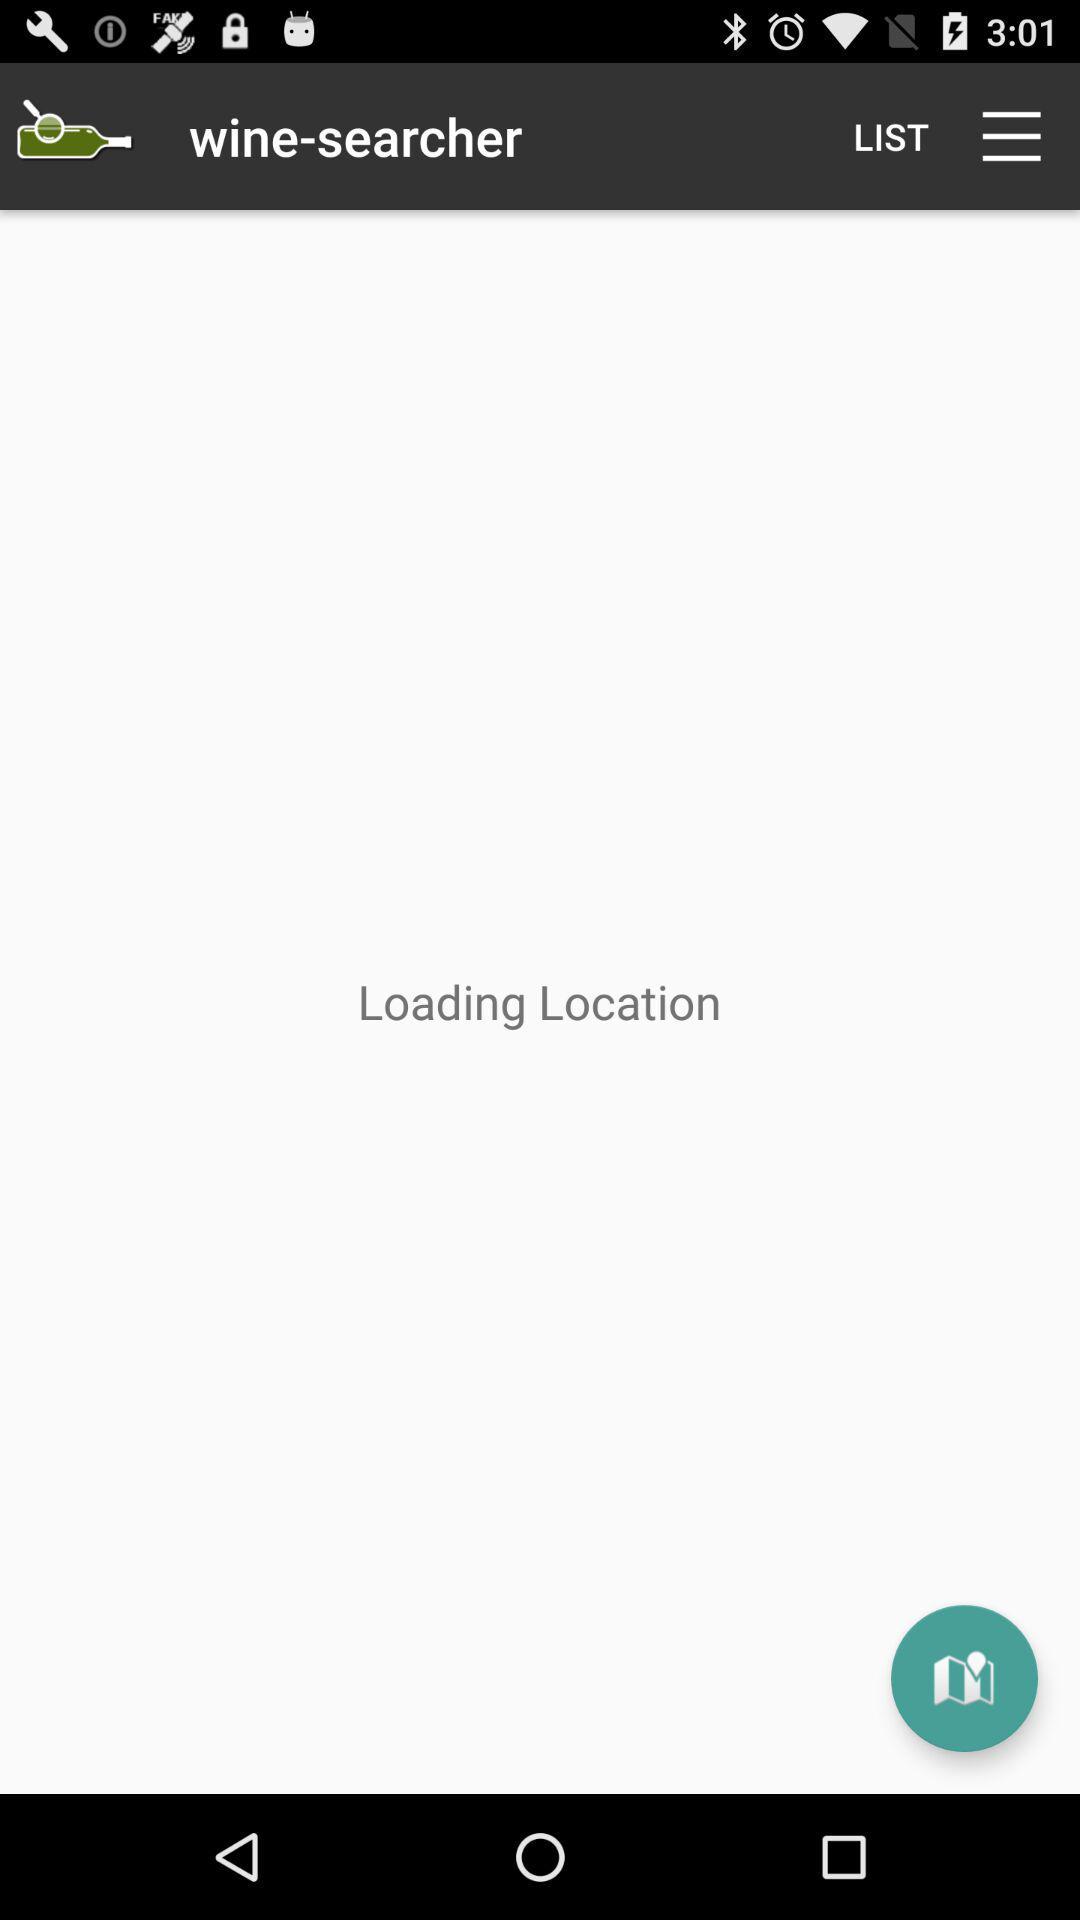 The height and width of the screenshot is (1920, 1080). I want to click on the list icon, so click(890, 135).